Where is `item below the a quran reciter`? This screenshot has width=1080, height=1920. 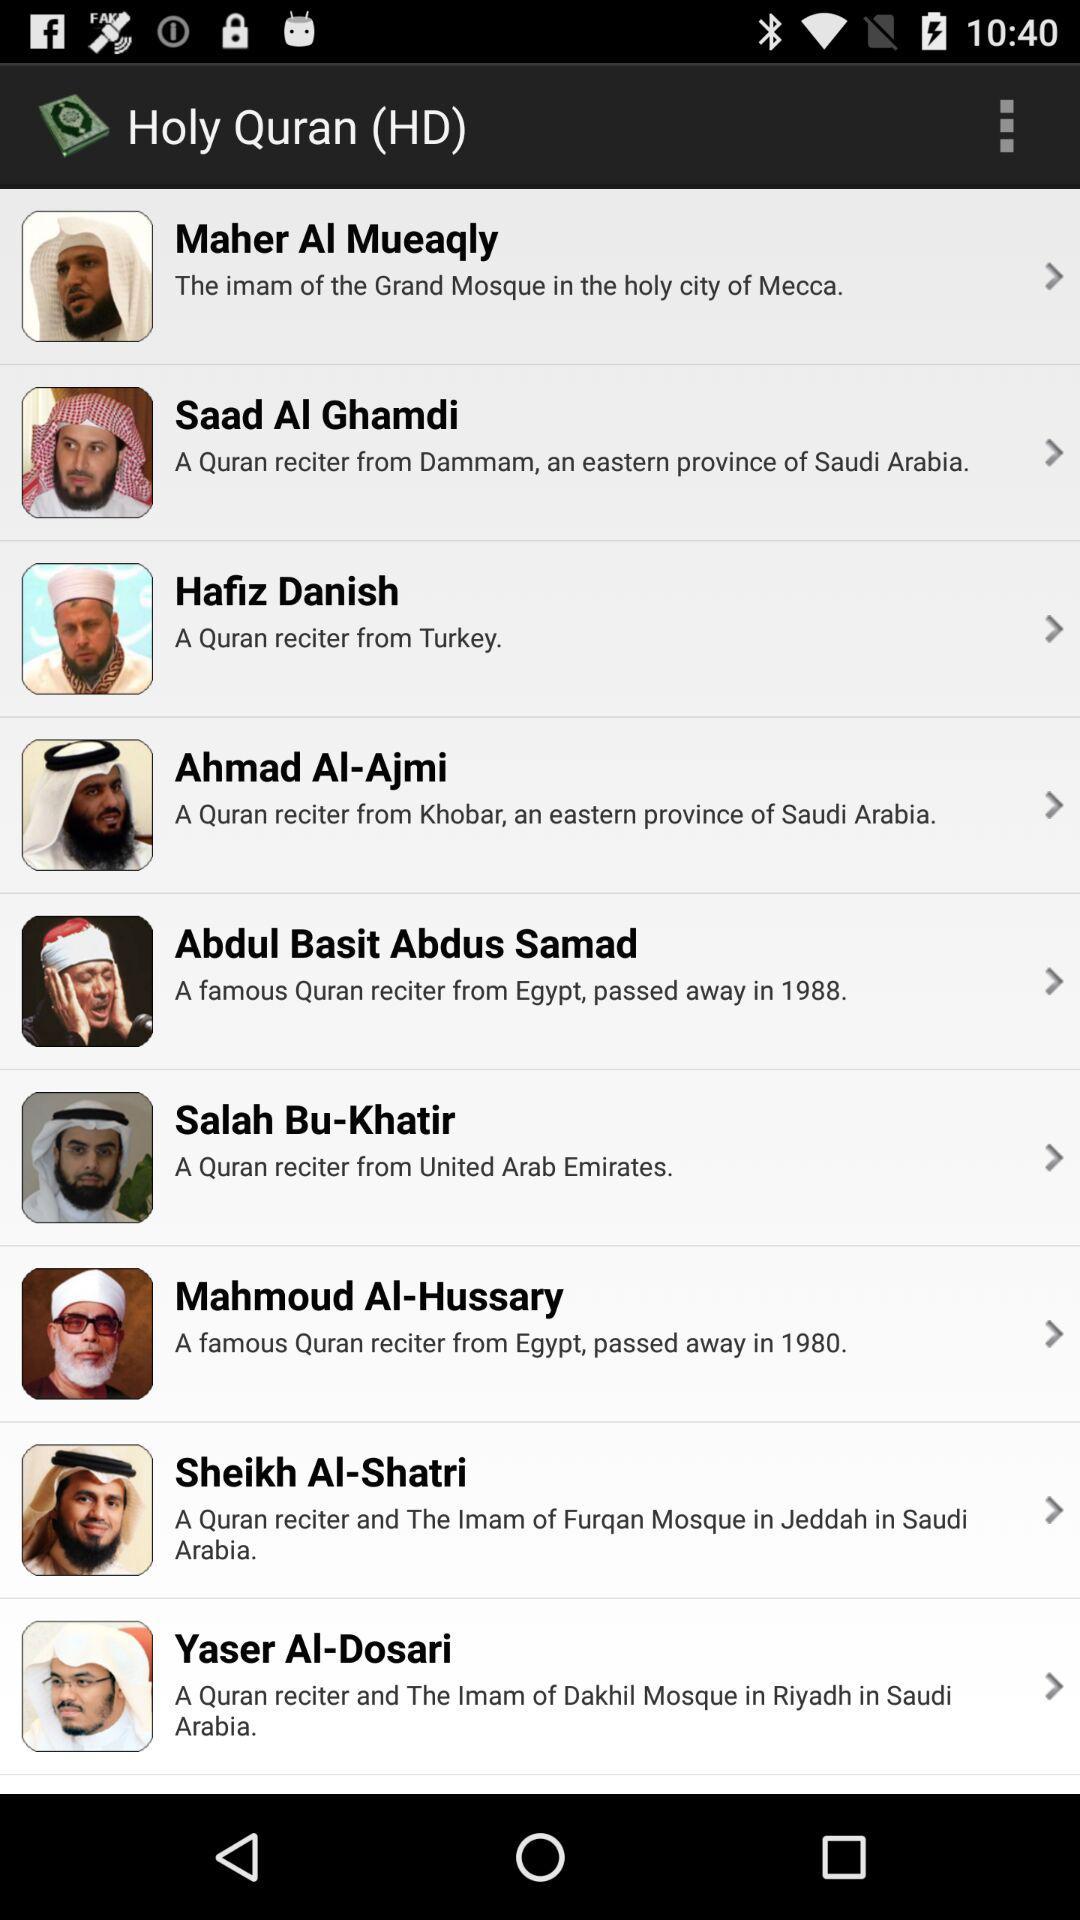
item below the a quran reciter is located at coordinates (311, 765).